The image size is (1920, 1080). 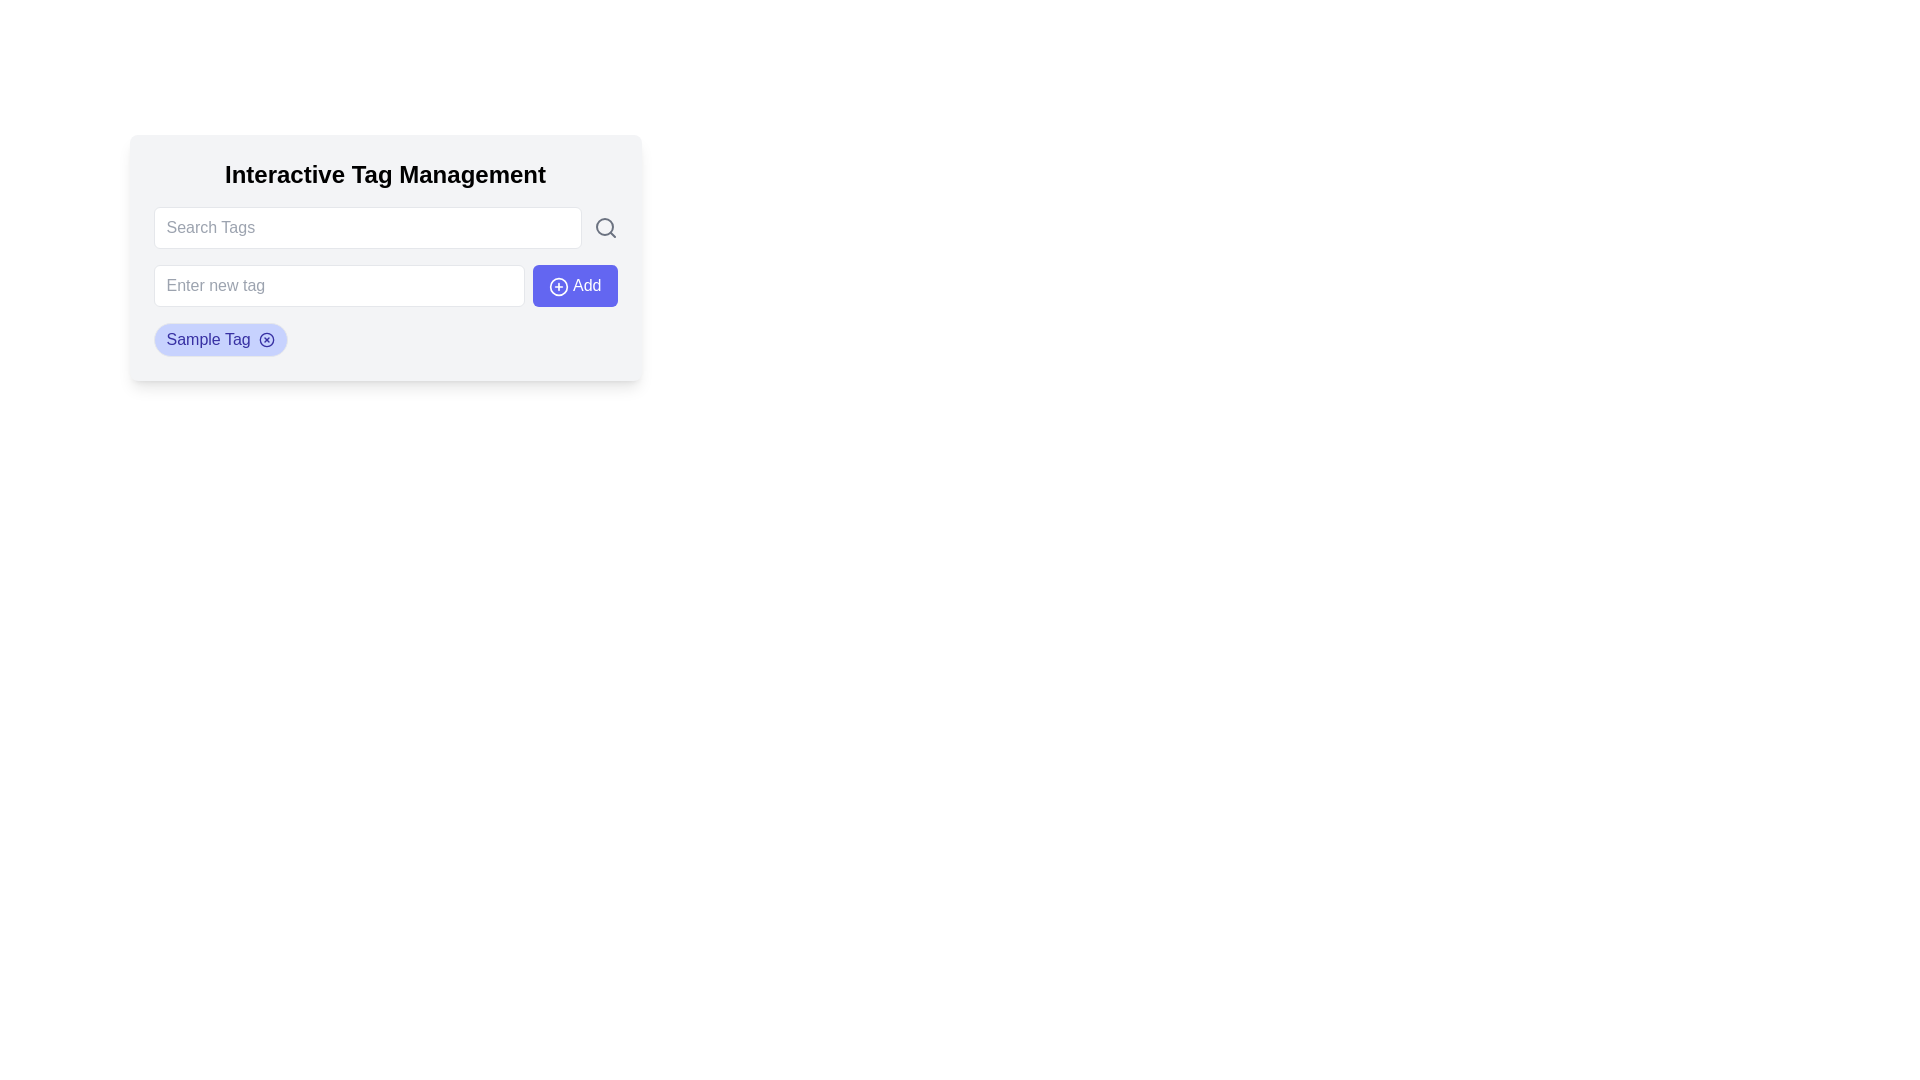 What do you see at coordinates (604, 226) in the screenshot?
I see `the magnifying glass icon` at bounding box center [604, 226].